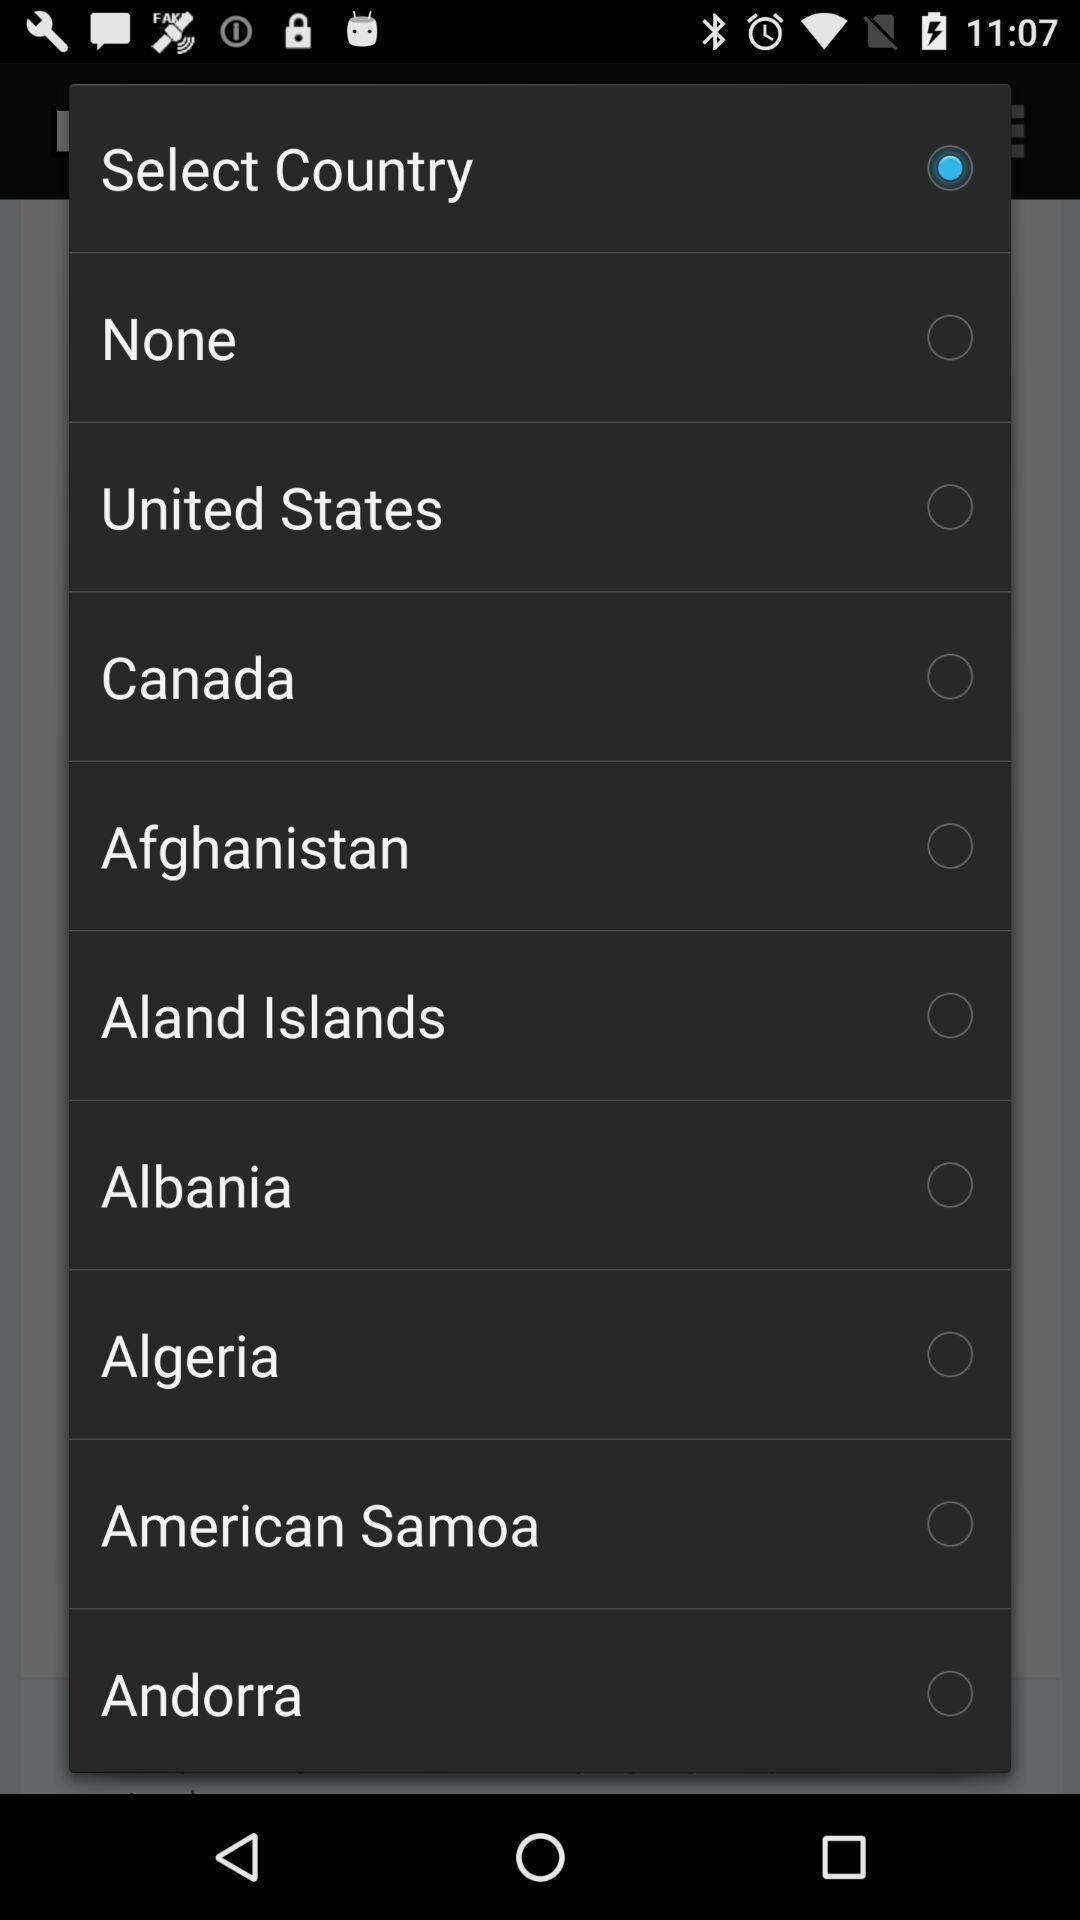 This screenshot has height=1920, width=1080. What do you see at coordinates (540, 1354) in the screenshot?
I see `the icon below albania item` at bounding box center [540, 1354].